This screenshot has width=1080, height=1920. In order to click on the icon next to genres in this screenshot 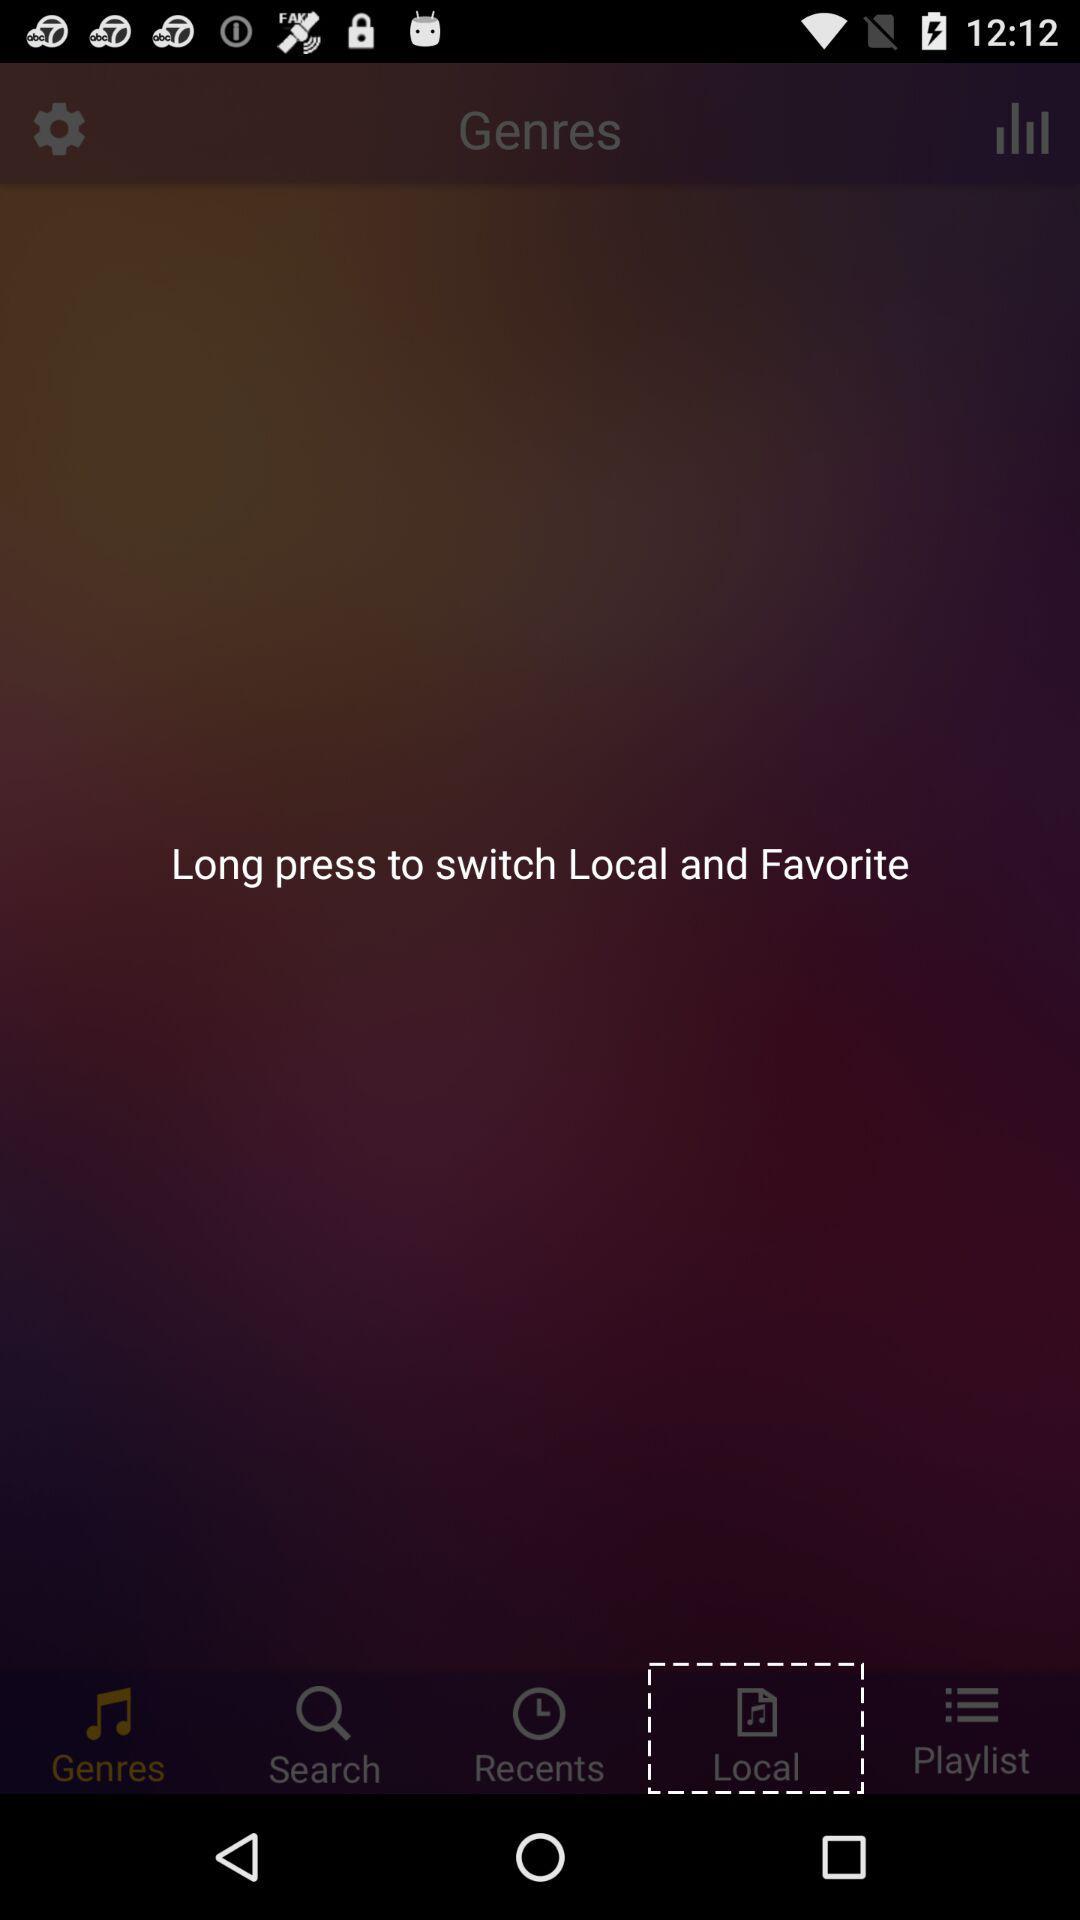, I will do `click(1022, 127)`.